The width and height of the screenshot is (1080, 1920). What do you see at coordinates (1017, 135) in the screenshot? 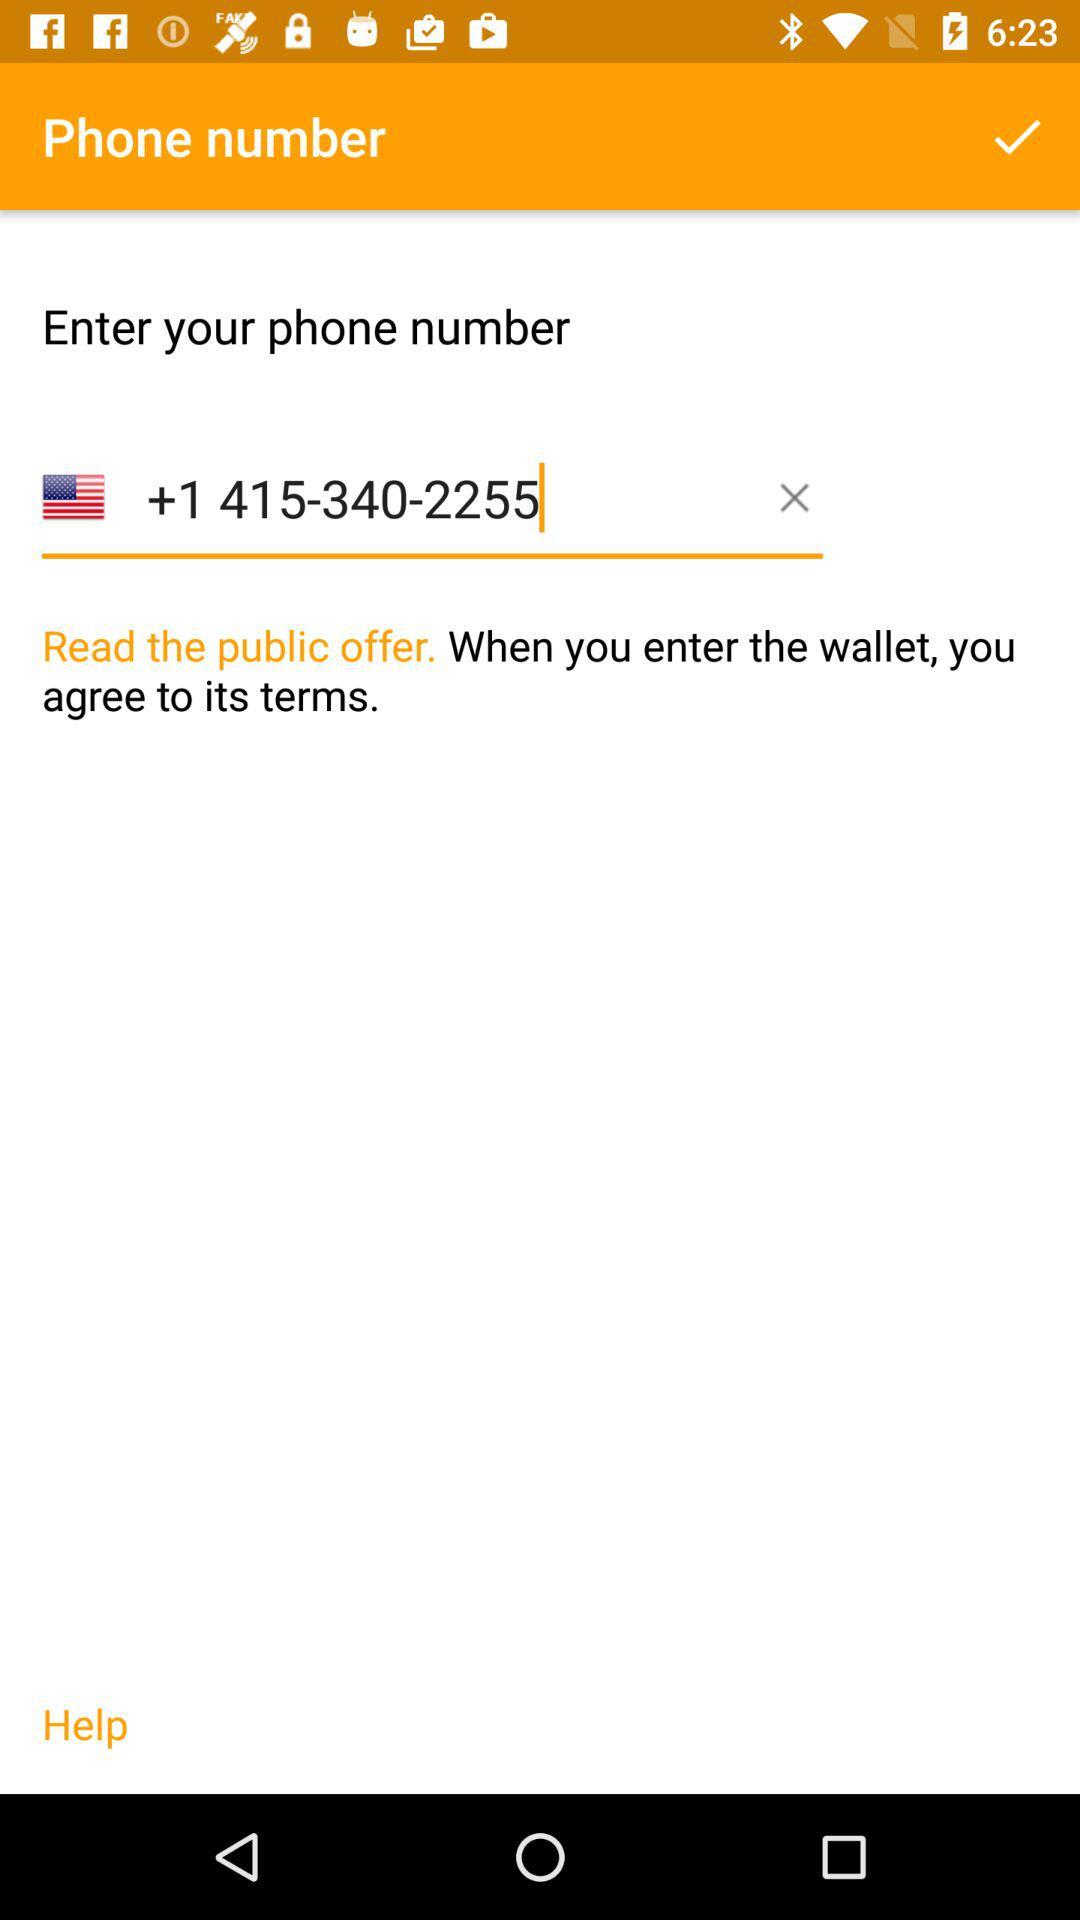
I see `the item above the read the public icon` at bounding box center [1017, 135].